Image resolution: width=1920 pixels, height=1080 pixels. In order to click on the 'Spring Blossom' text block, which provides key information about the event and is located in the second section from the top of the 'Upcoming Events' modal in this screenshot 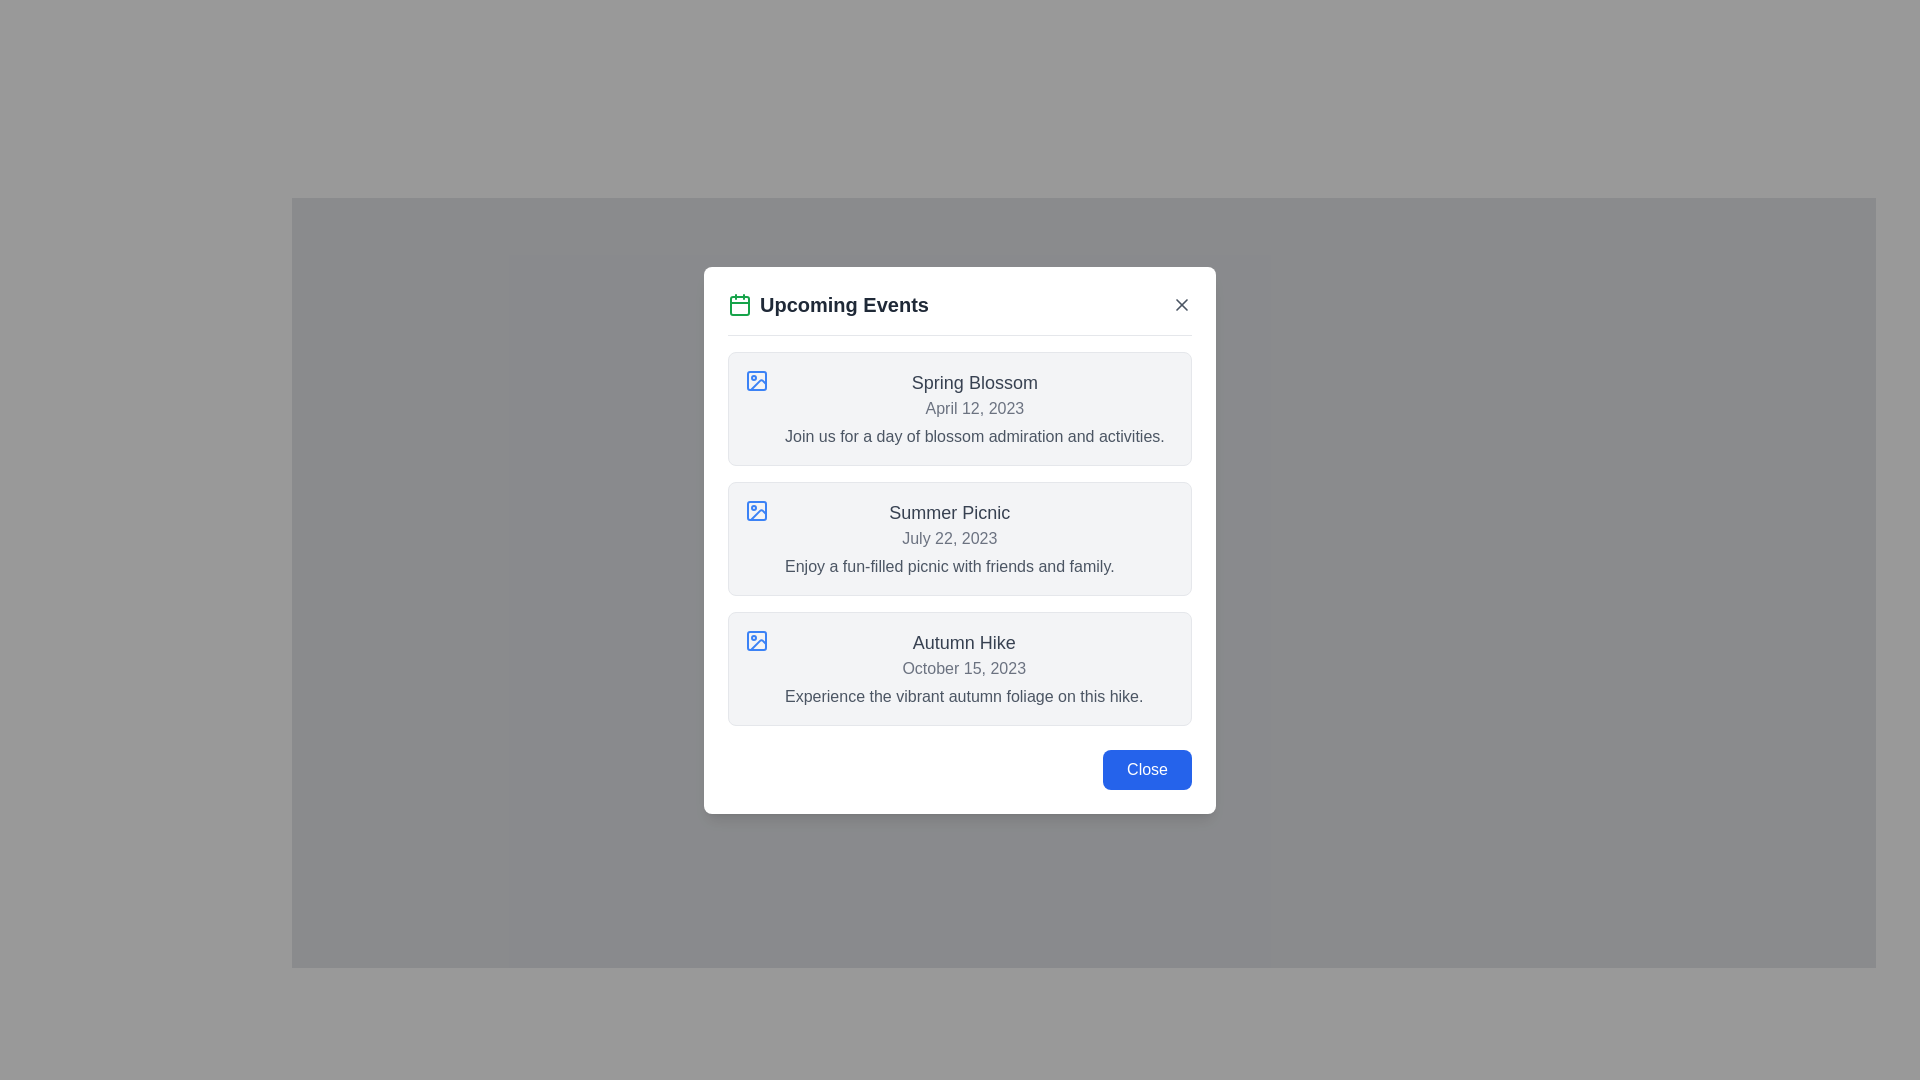, I will do `click(974, 407)`.